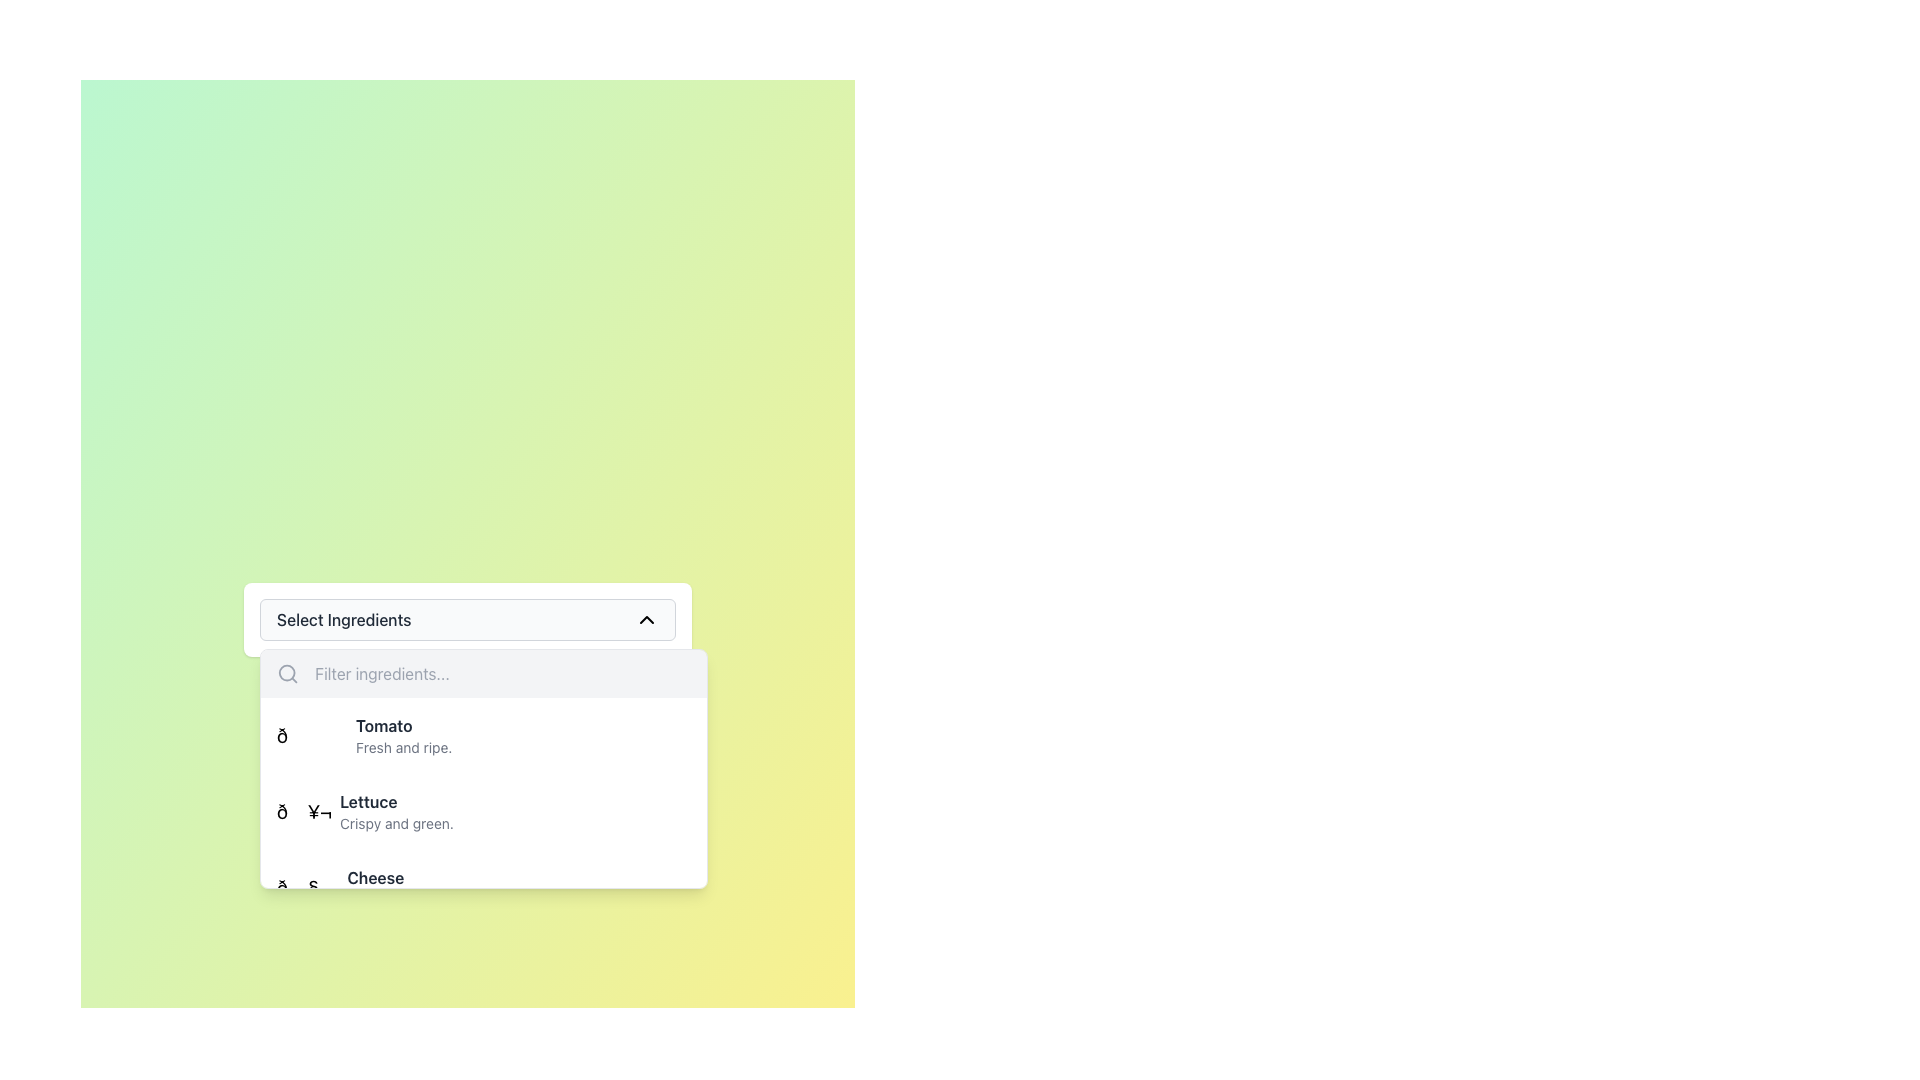 The image size is (1920, 1080). Describe the element at coordinates (303, 812) in the screenshot. I see `the emoji or symbol representing 'Lettuce' in the second list item of the dropdown menu, which is visually accompanied by the description 'Crispy and green.'` at that location.